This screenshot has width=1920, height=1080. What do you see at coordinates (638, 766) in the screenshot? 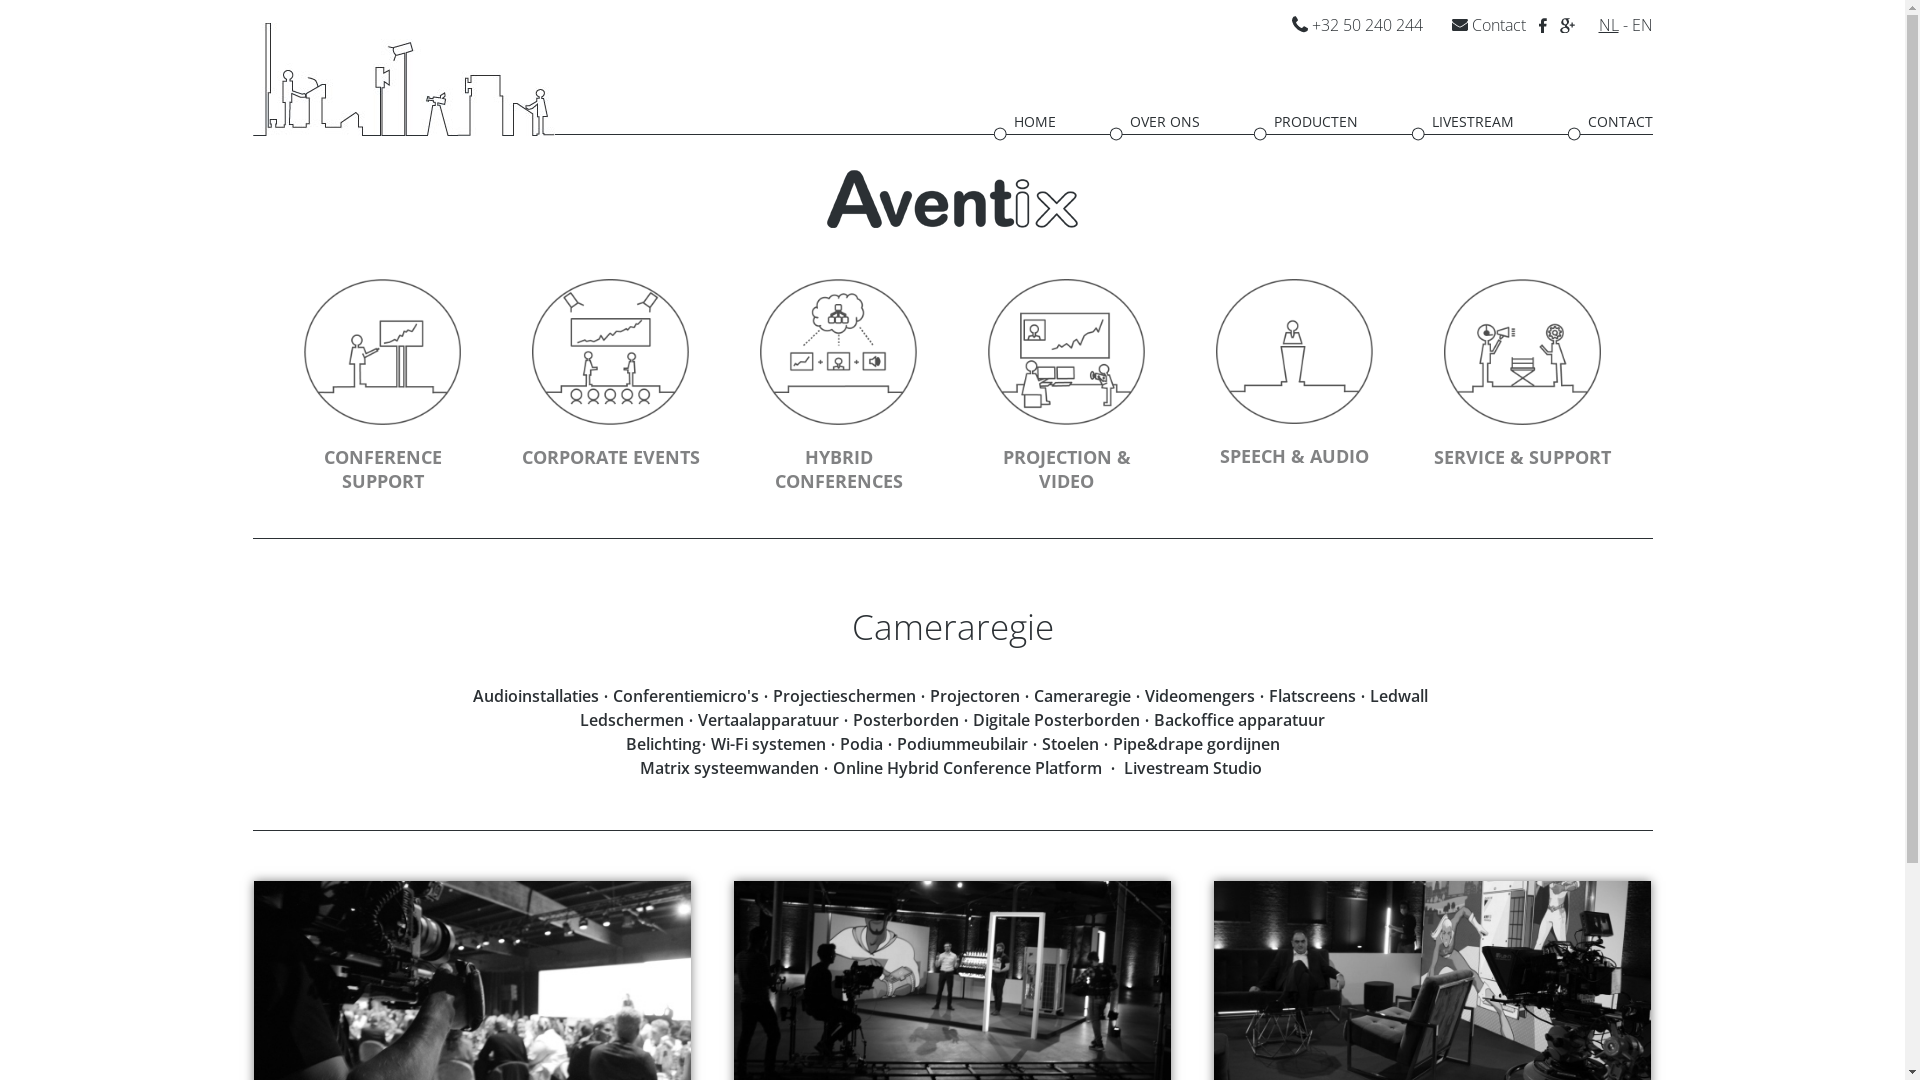
I see `'Matrix systeemwanden'` at bounding box center [638, 766].